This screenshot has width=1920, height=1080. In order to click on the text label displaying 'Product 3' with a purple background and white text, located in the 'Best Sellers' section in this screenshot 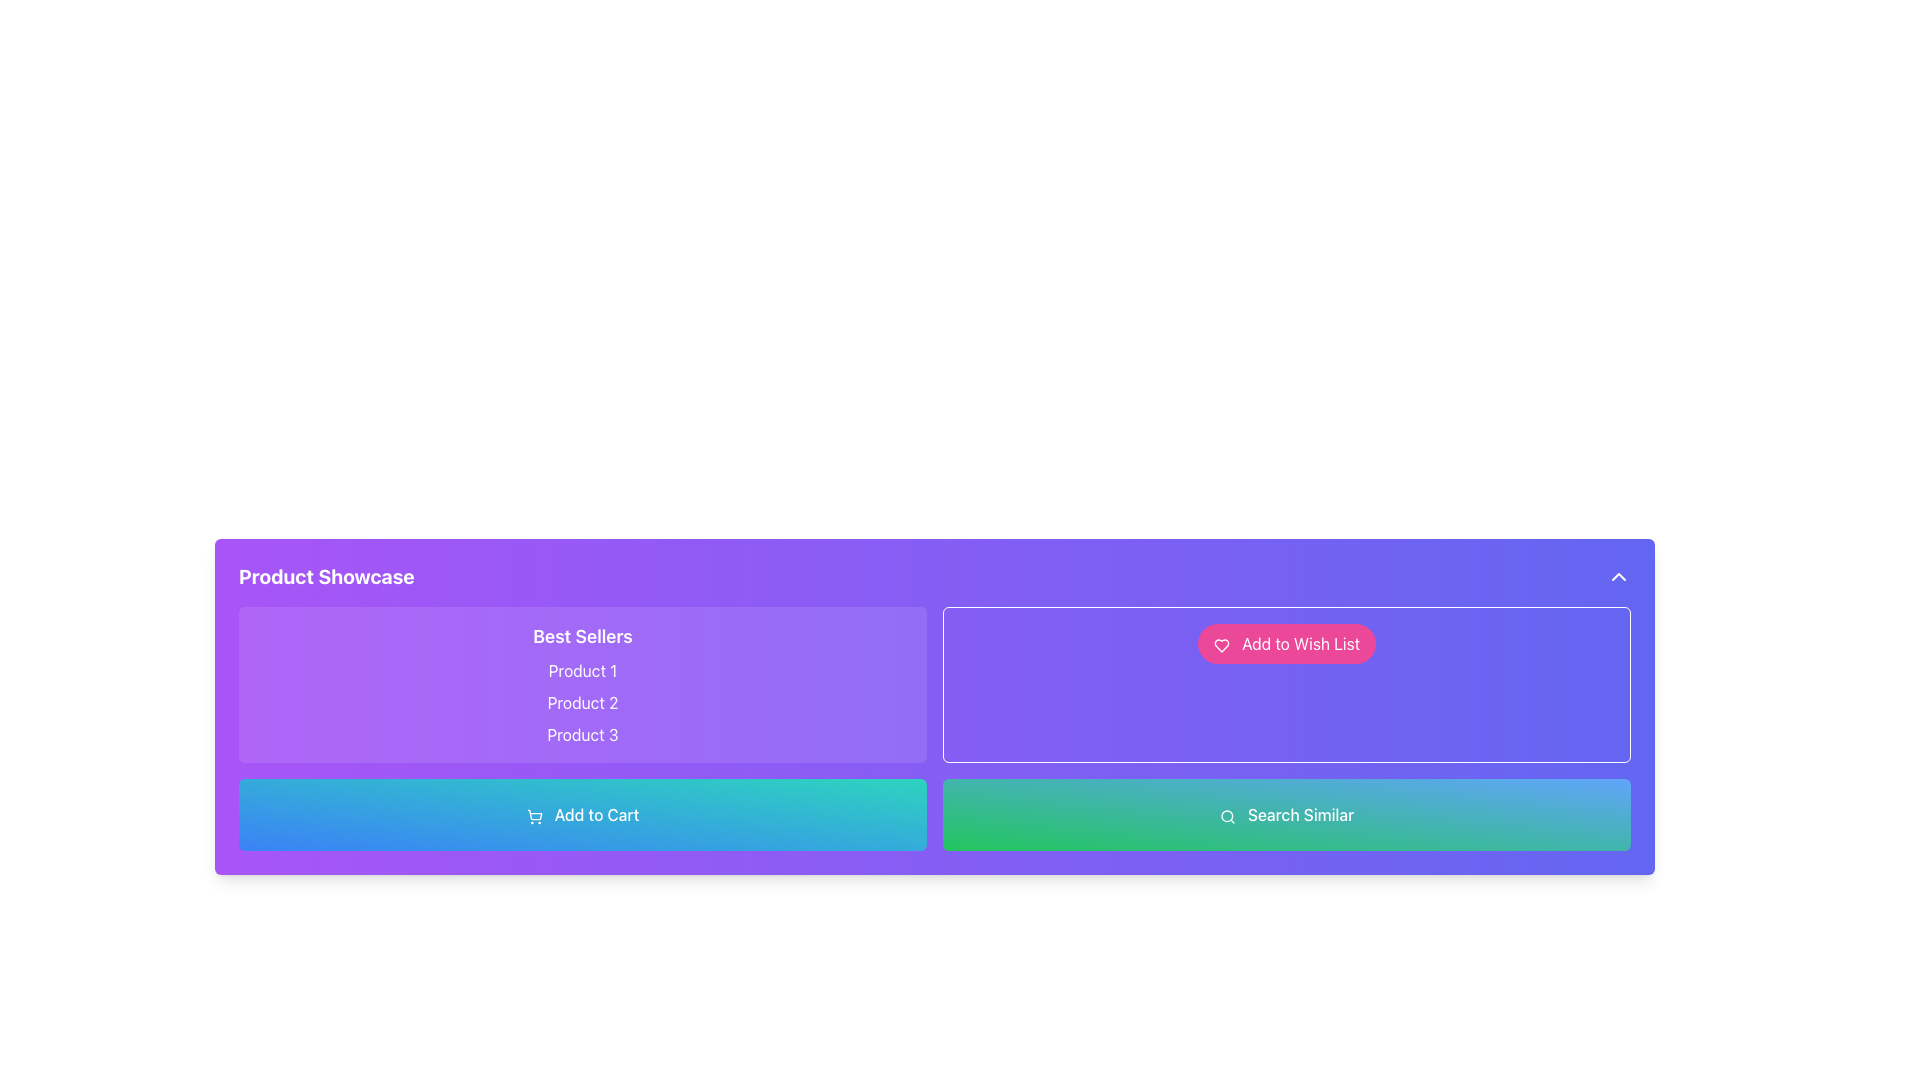, I will do `click(581, 735)`.